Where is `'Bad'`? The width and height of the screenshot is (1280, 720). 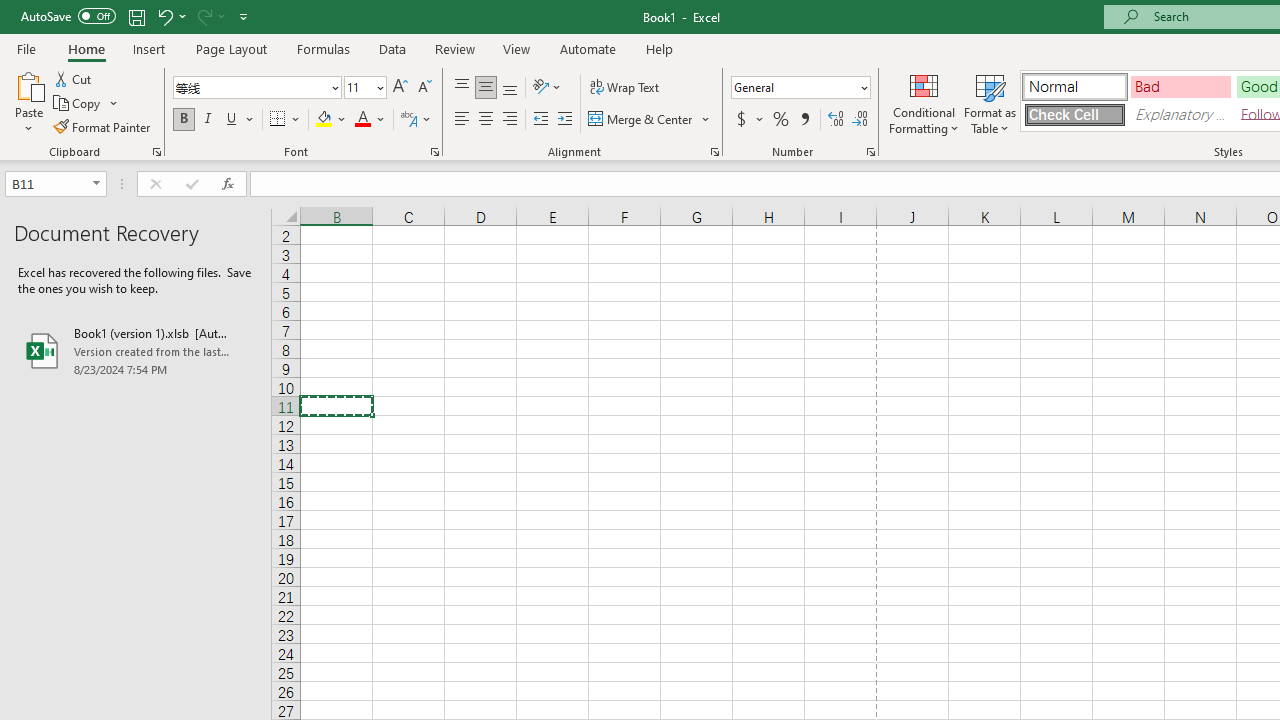
'Bad' is located at coordinates (1180, 85).